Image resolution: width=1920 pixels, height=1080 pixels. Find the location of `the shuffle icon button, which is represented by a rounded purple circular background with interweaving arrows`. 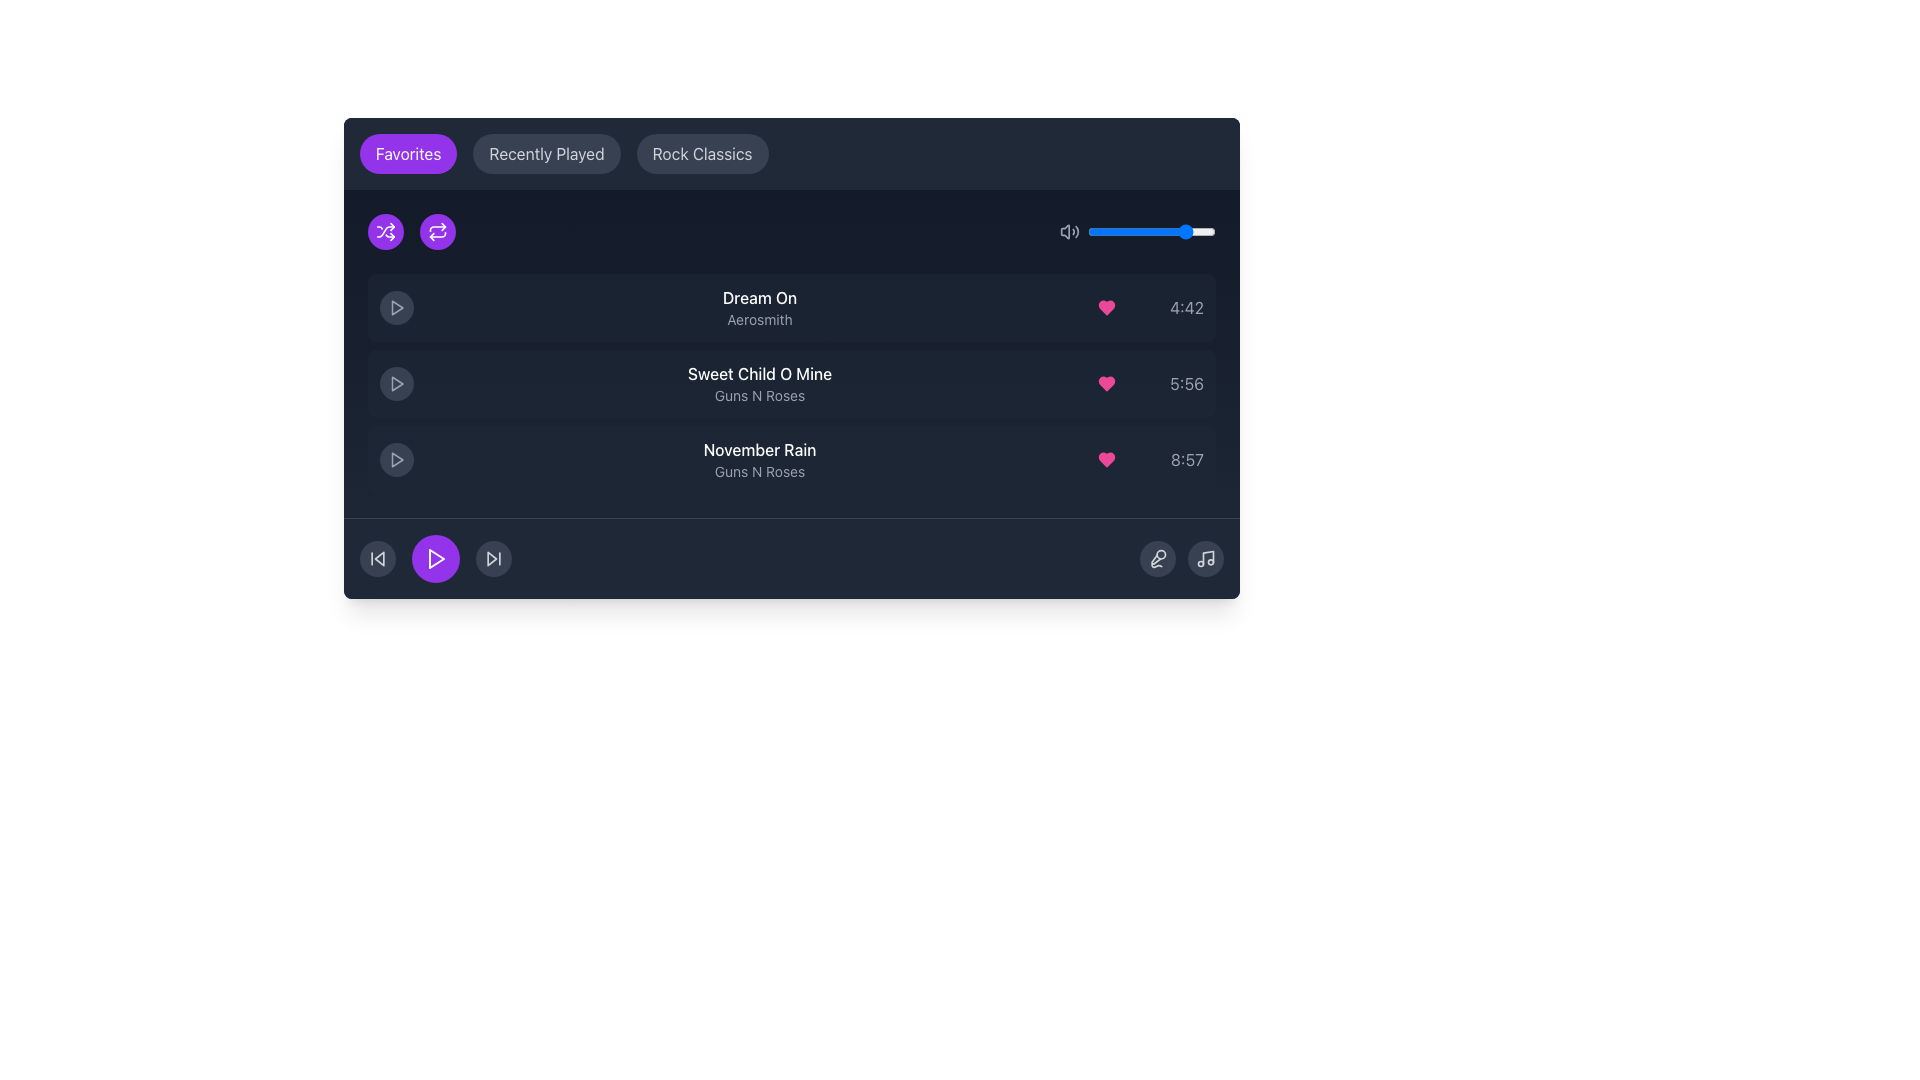

the shuffle icon button, which is represented by a rounded purple circular background with interweaving arrows is located at coordinates (385, 230).